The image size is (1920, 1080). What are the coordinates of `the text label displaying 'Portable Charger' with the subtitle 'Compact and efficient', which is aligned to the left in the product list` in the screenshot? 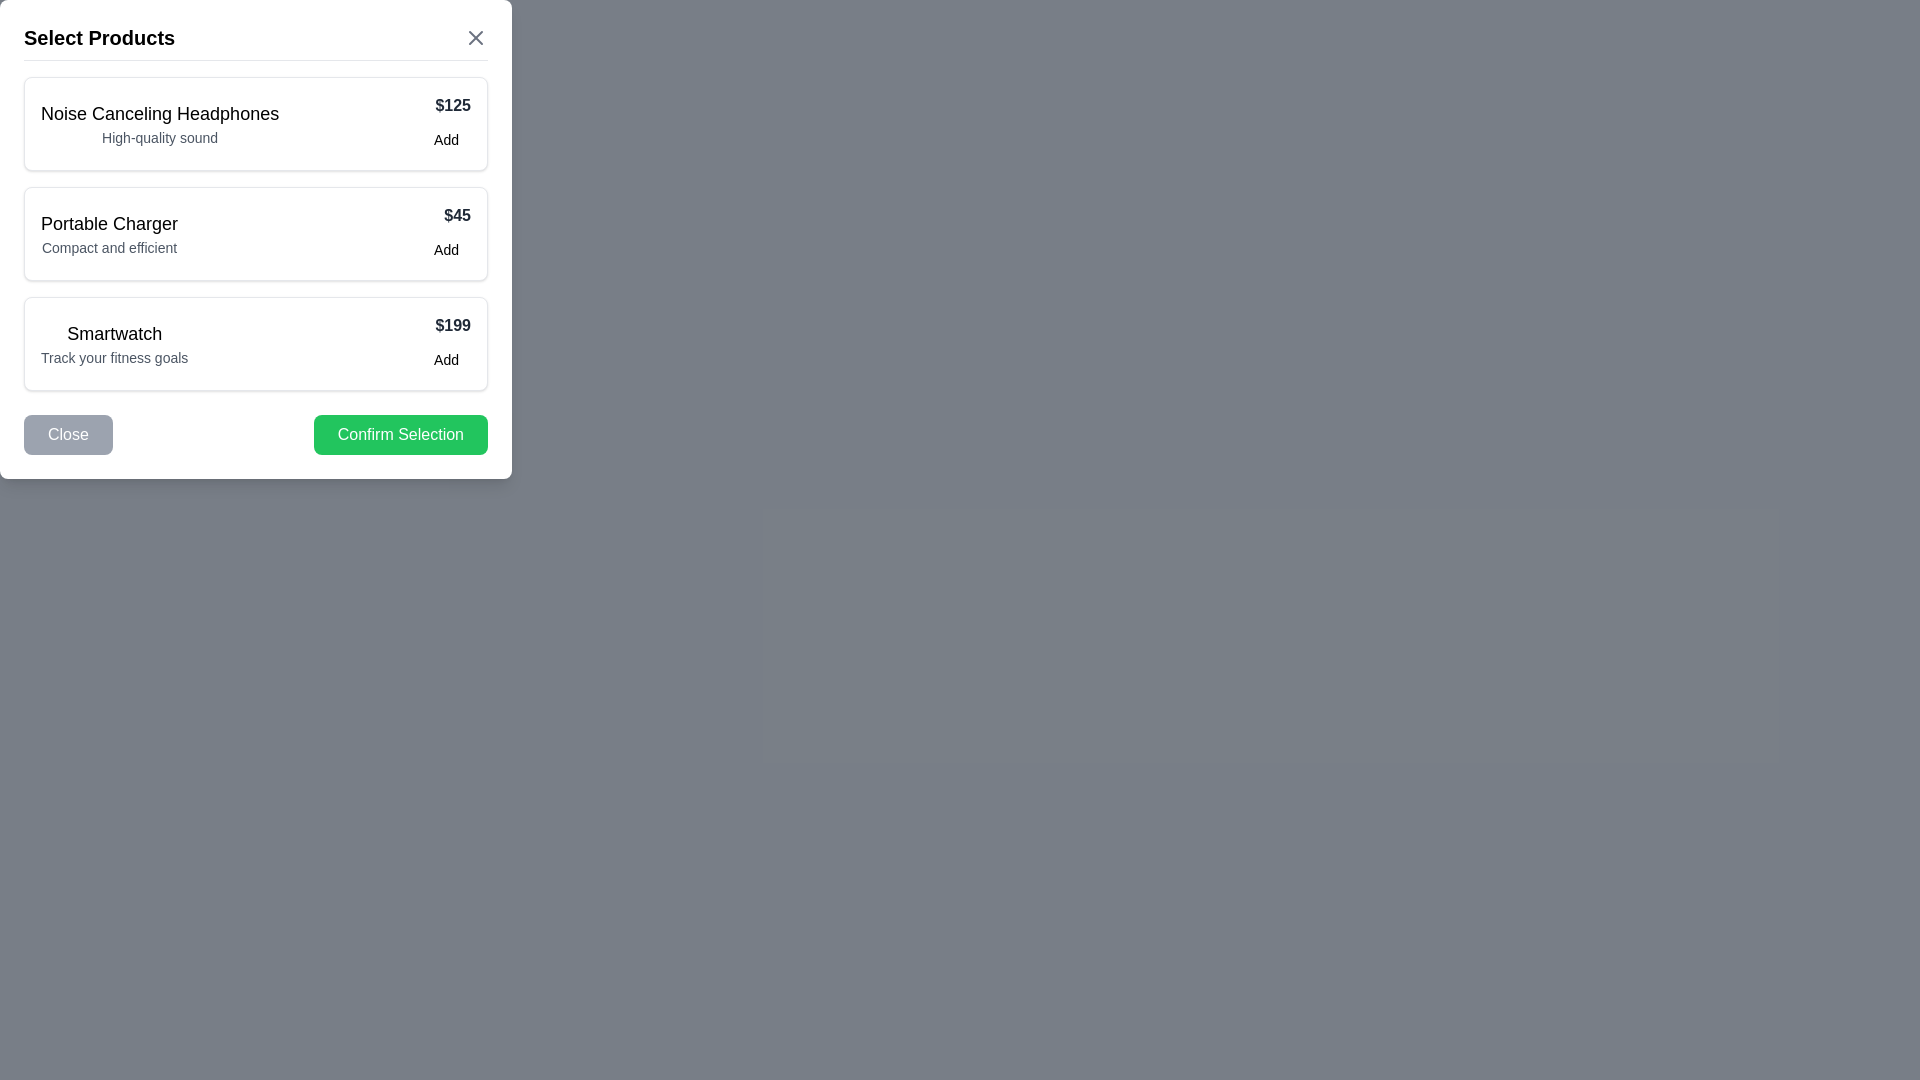 It's located at (108, 233).